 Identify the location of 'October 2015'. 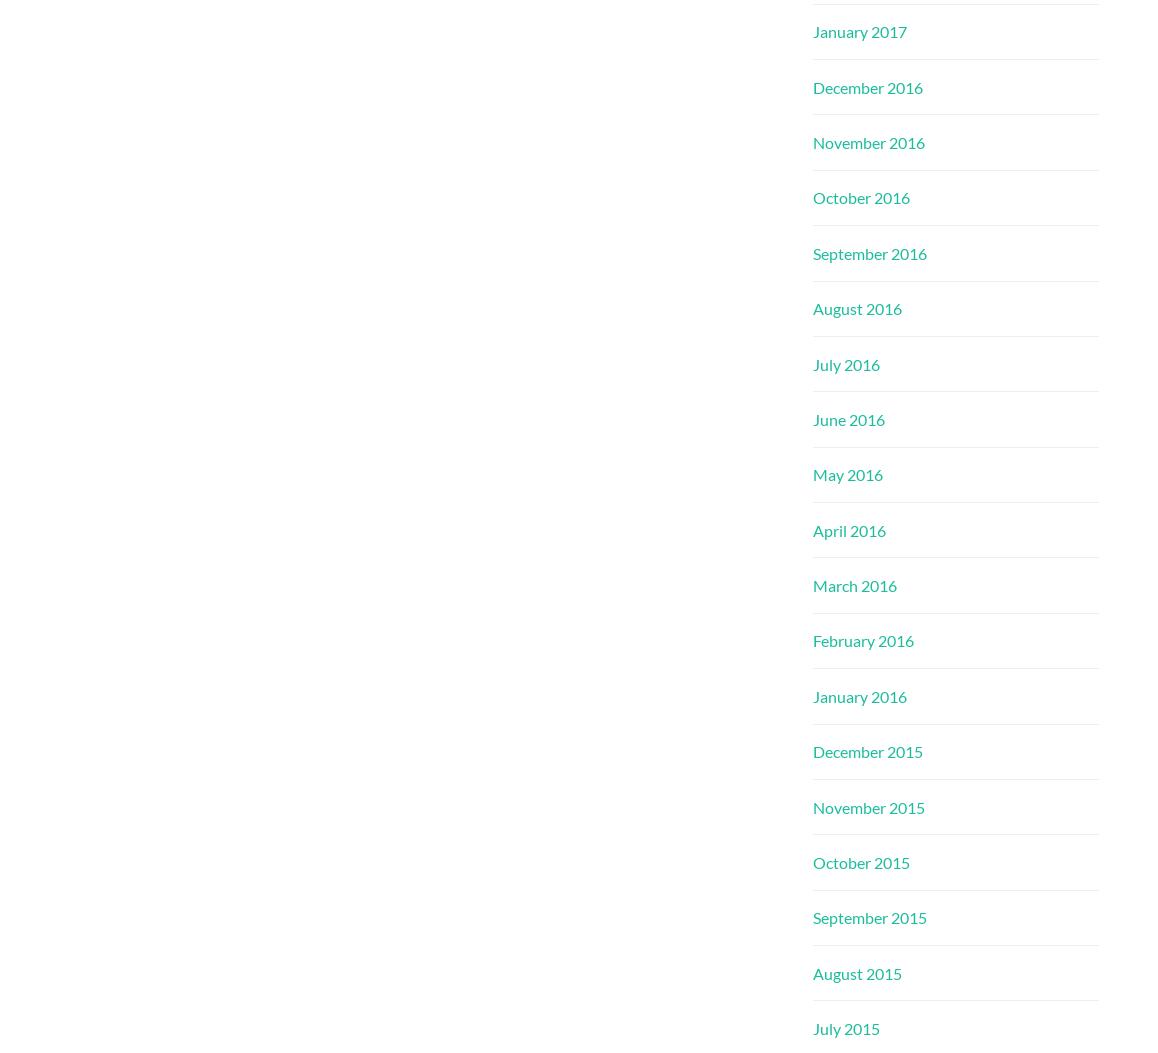
(860, 860).